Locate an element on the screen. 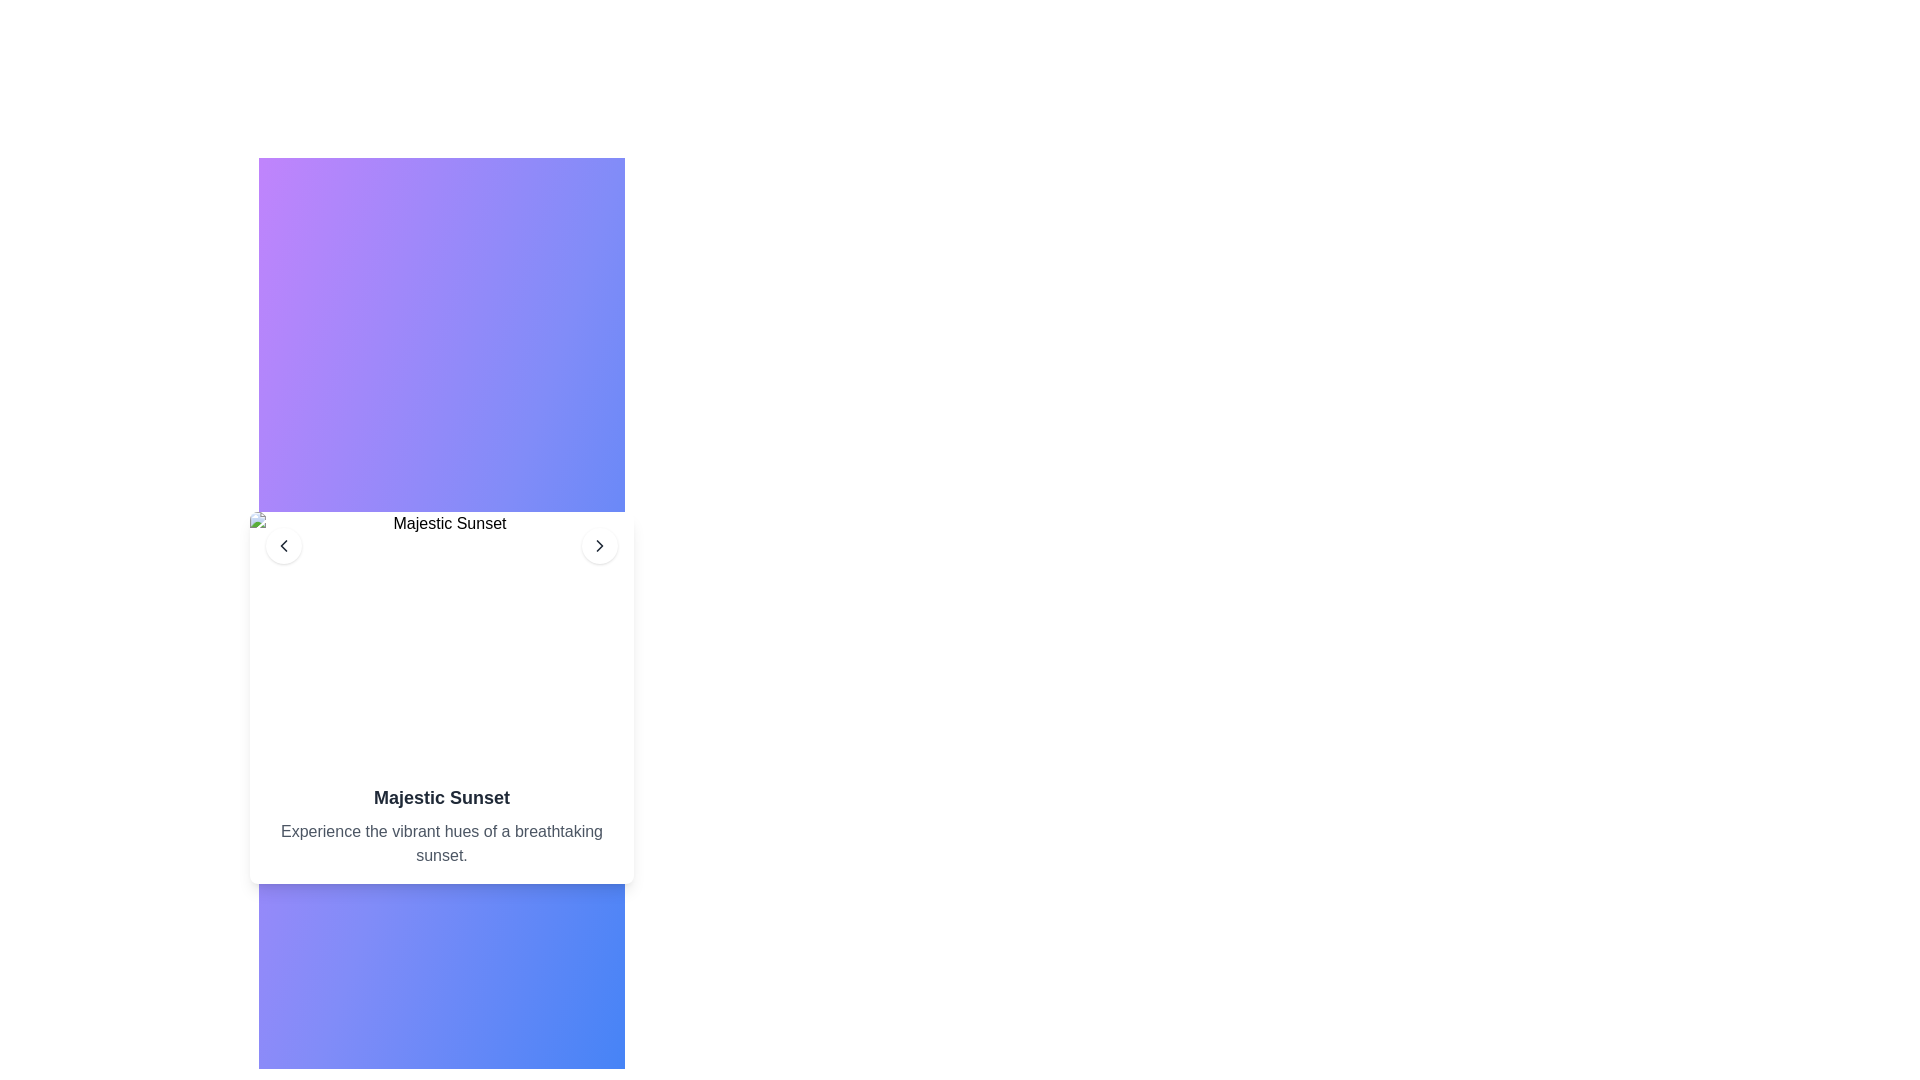  the back navigation icon located in the top-left region of the card header, to the left of the 'Majestic Sunset' title text is located at coordinates (282, 546).